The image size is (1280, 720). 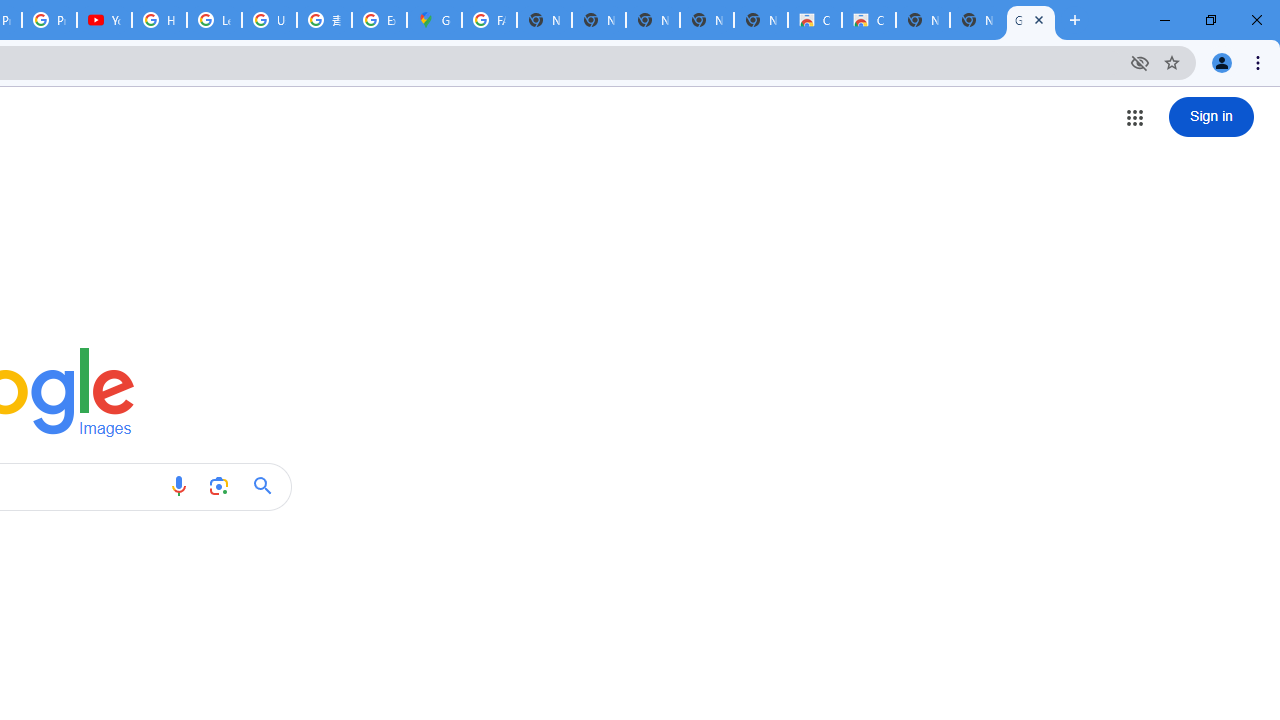 I want to click on 'Classic Blue - Chrome Web Store', so click(x=869, y=20).